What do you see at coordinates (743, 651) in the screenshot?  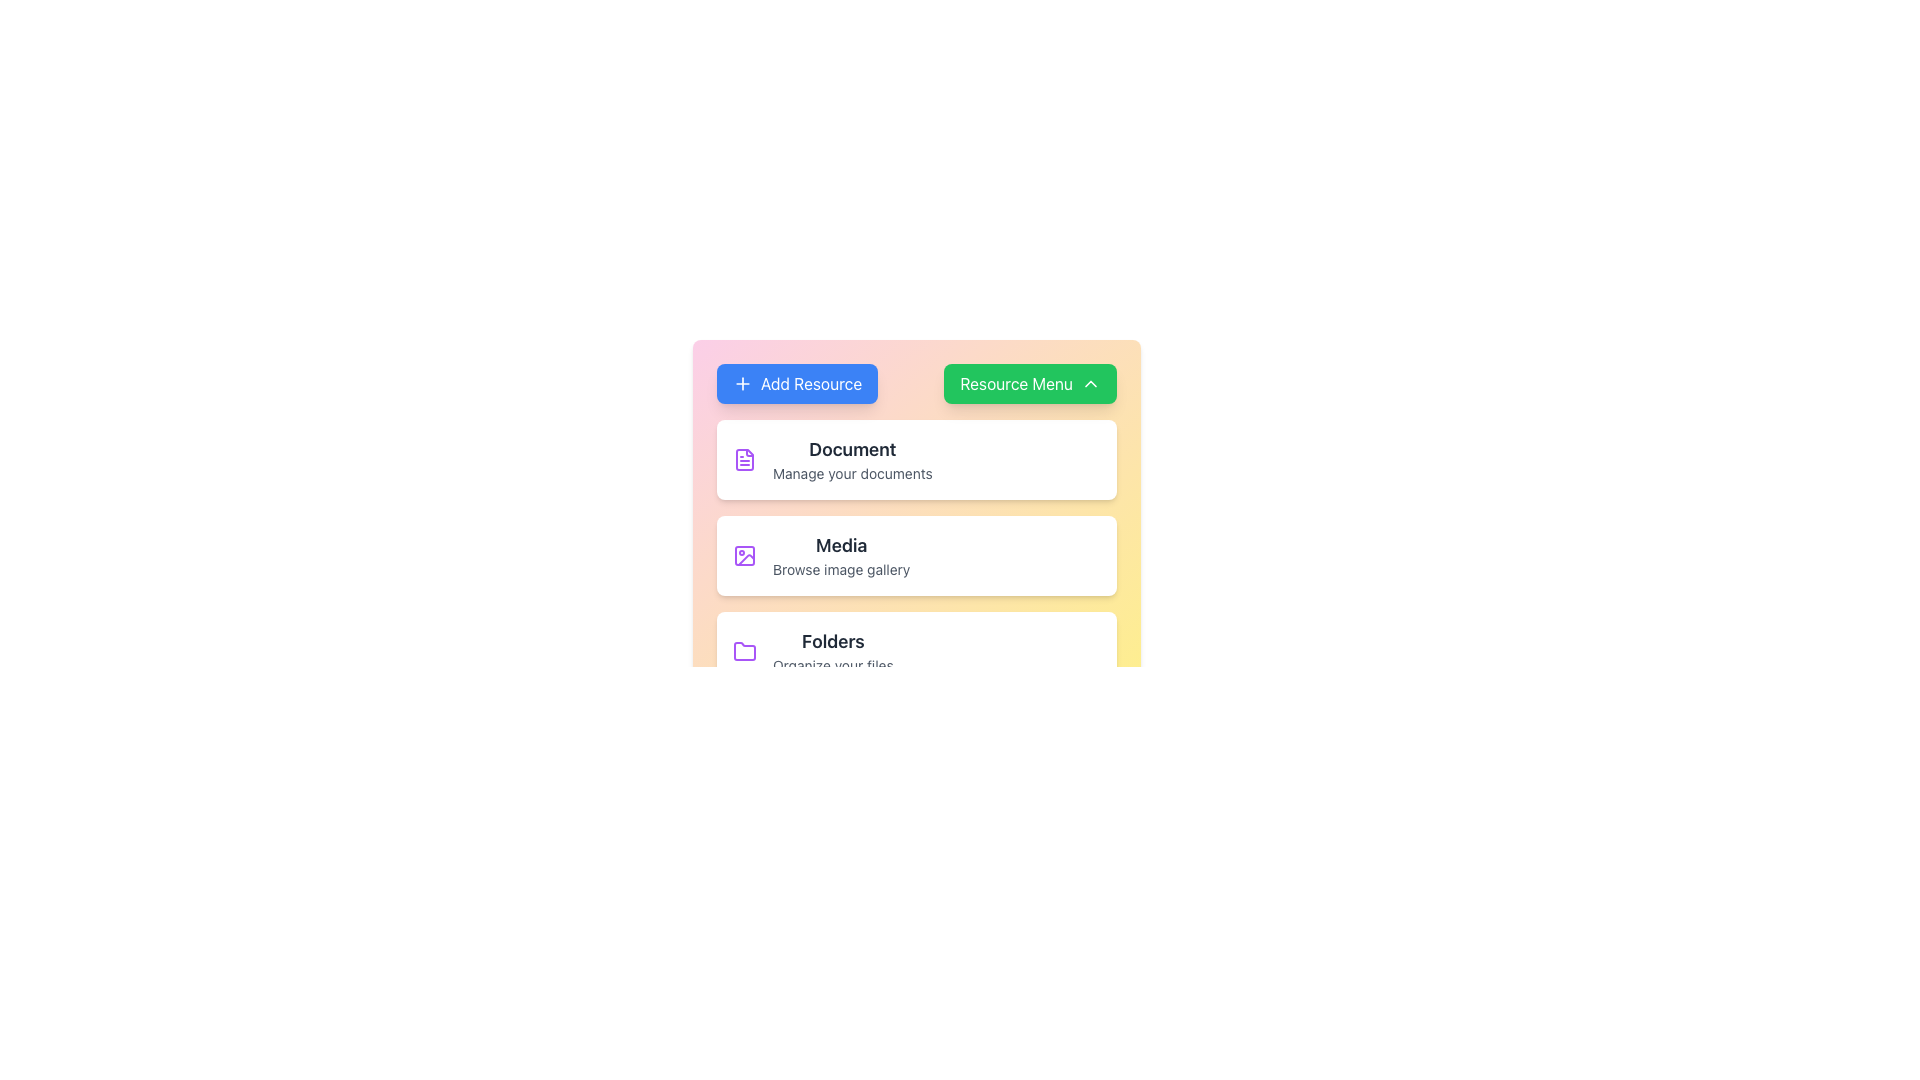 I see `the stylized folder icon with a purple outline located to the far left, preceding the text 'Folders' and 'Organize your files' within the third card component` at bounding box center [743, 651].